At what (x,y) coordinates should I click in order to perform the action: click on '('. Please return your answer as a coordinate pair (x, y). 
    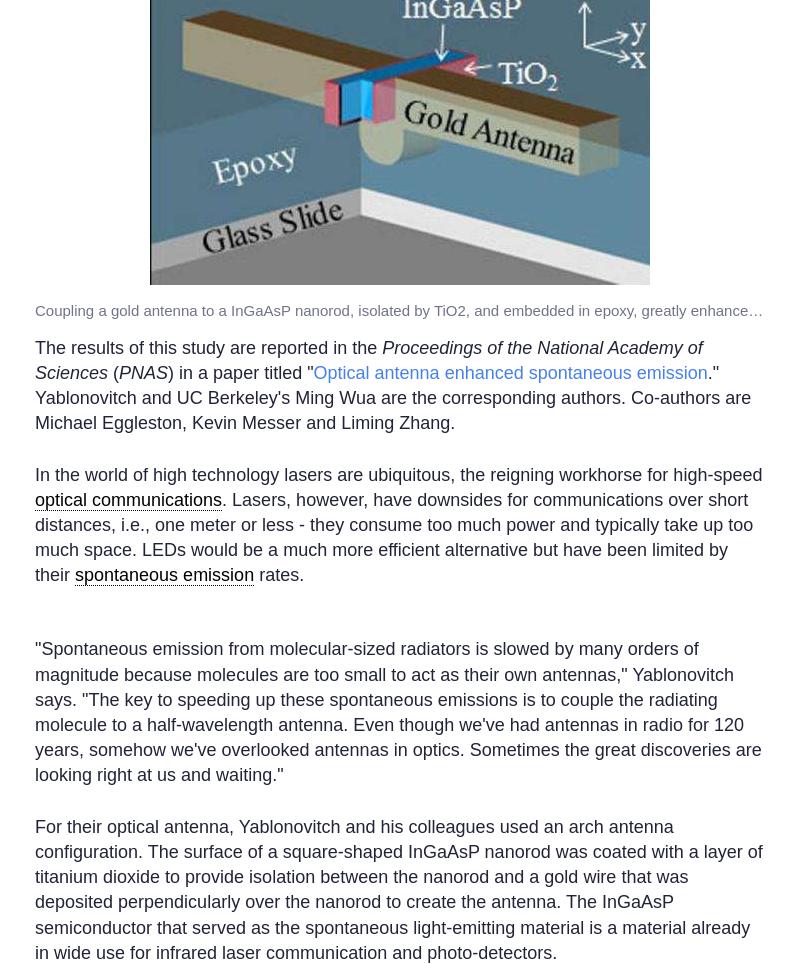
    Looking at the image, I should click on (112, 372).